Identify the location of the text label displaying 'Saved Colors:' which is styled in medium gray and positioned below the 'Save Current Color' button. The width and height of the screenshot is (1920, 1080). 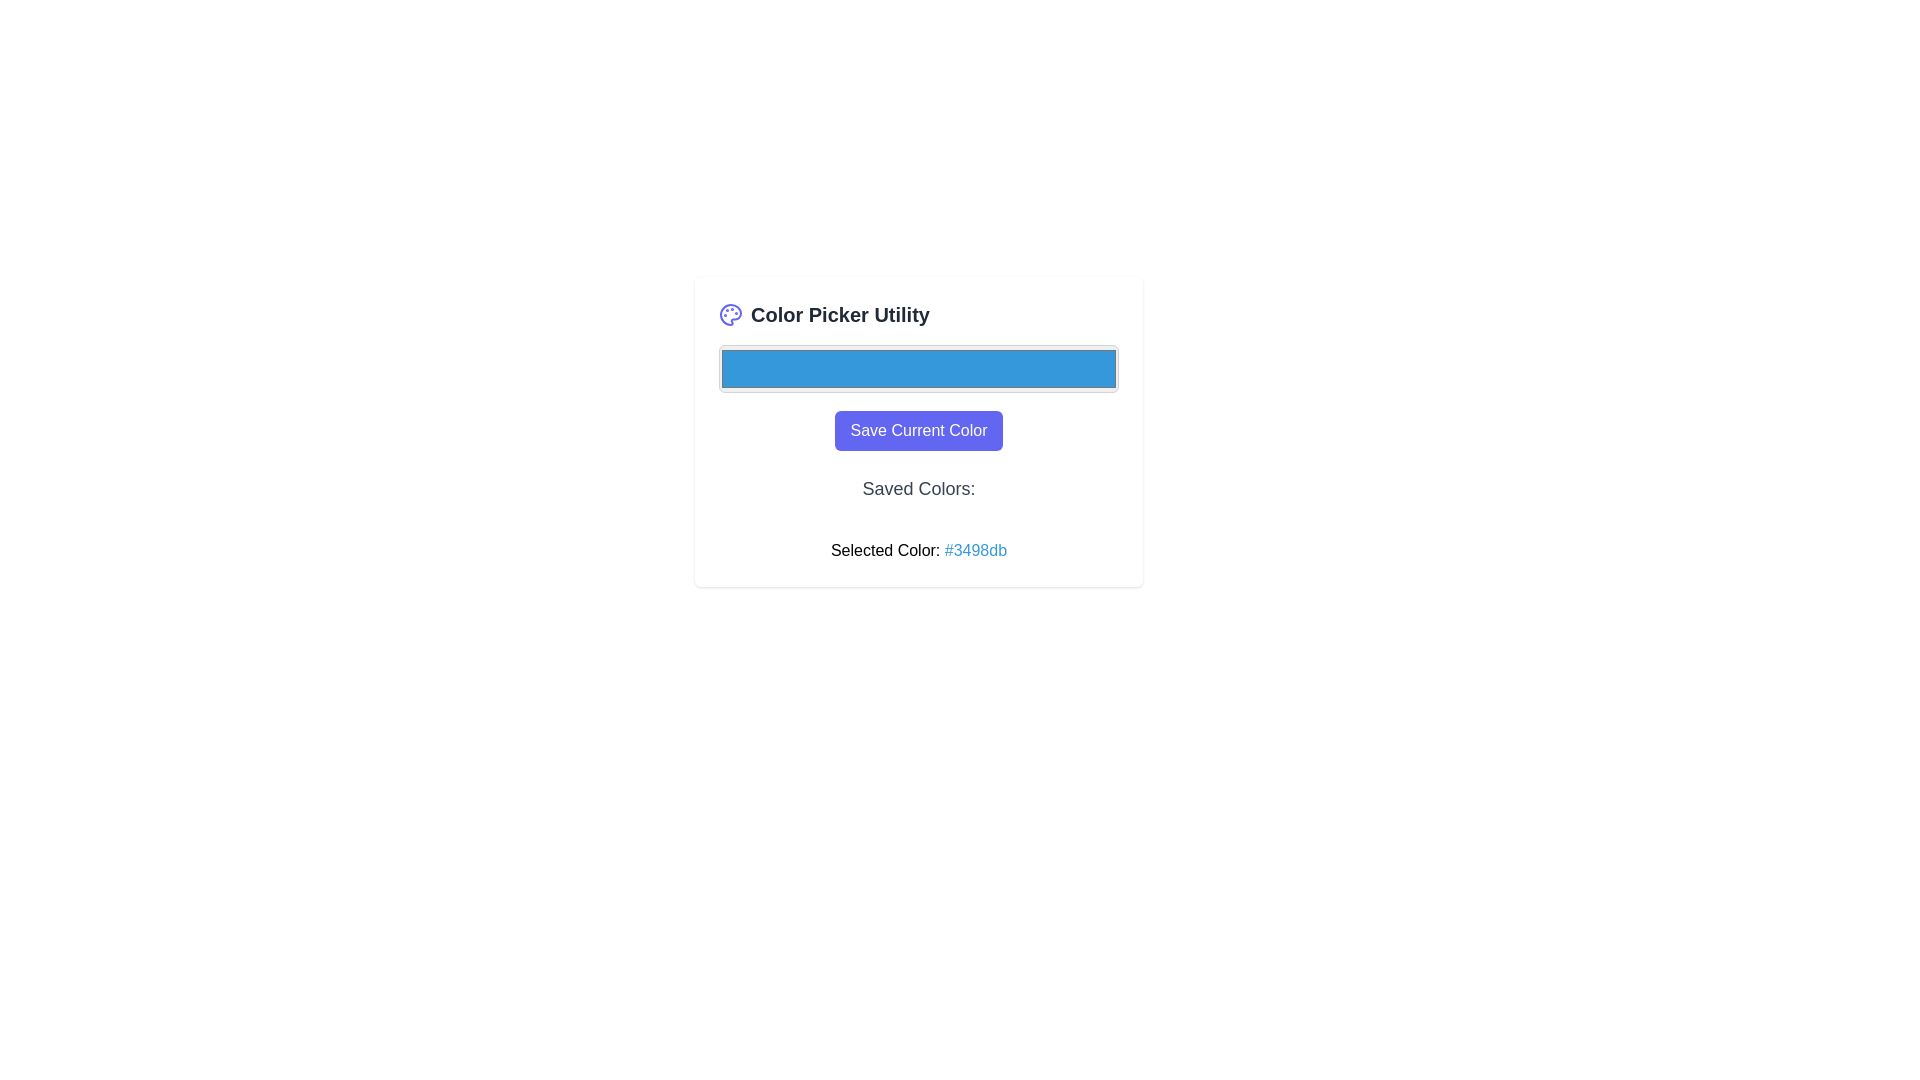
(917, 489).